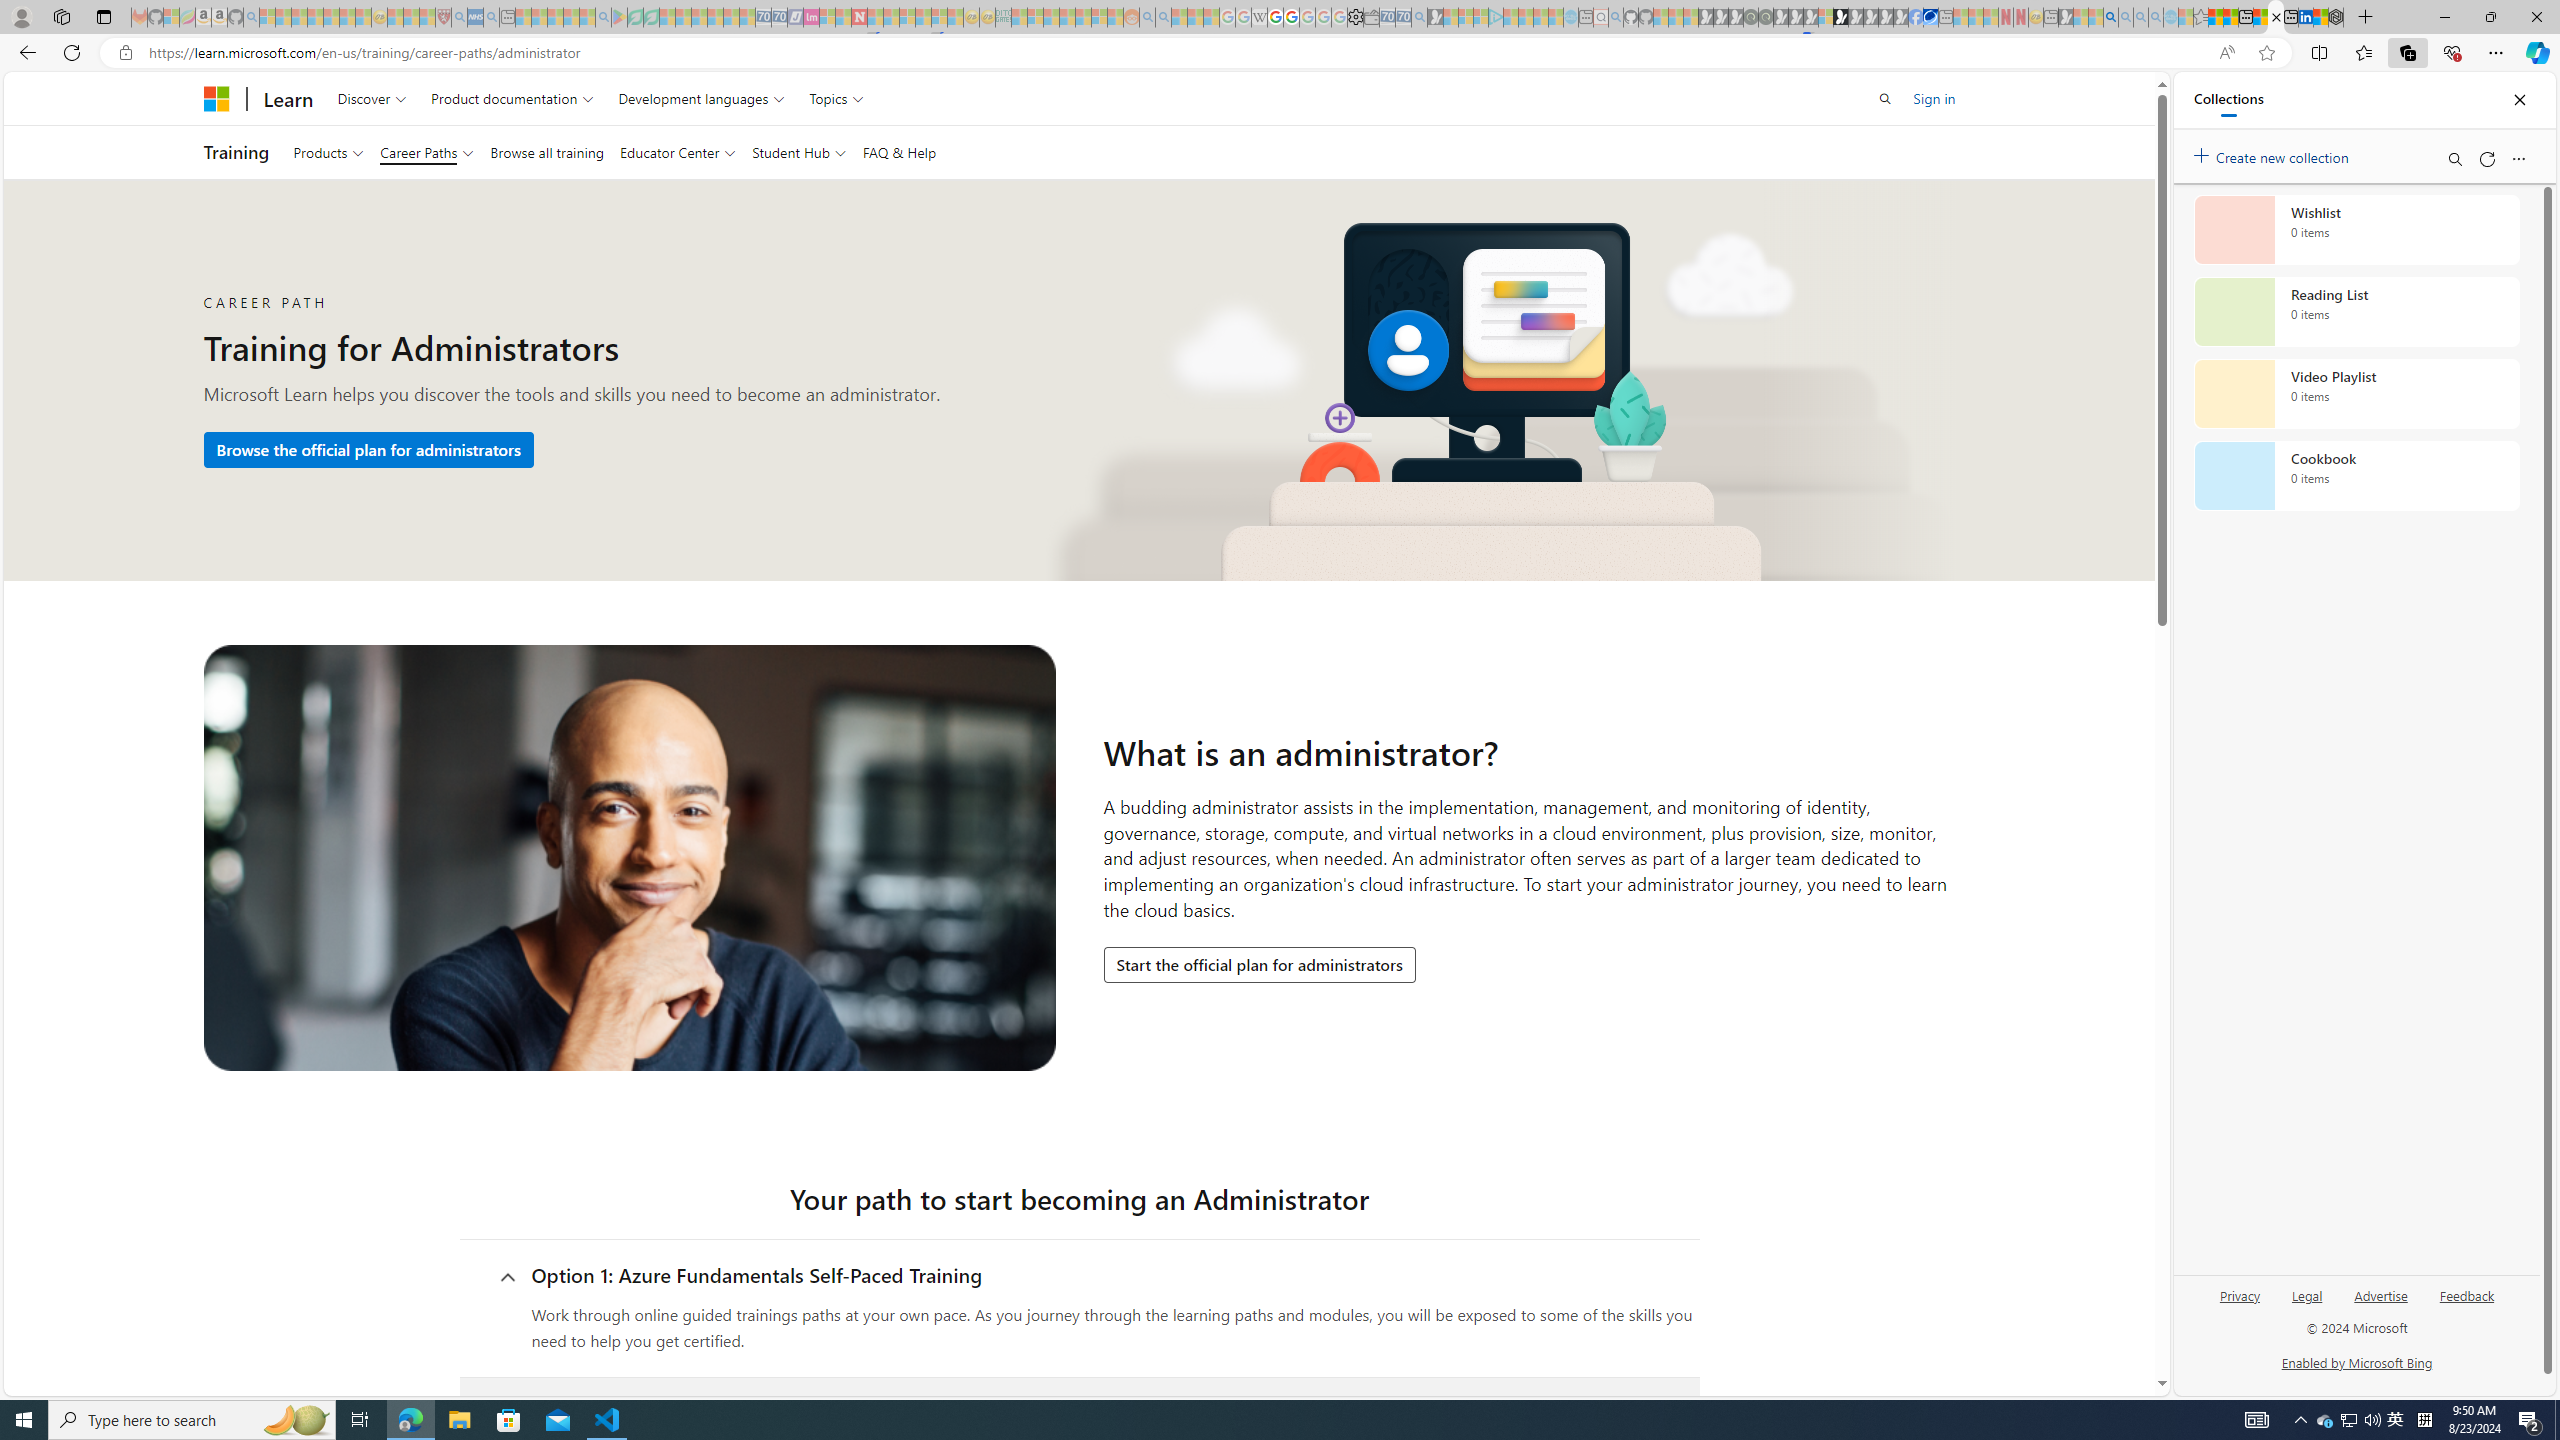  What do you see at coordinates (289, 97) in the screenshot?
I see `'Learn'` at bounding box center [289, 97].